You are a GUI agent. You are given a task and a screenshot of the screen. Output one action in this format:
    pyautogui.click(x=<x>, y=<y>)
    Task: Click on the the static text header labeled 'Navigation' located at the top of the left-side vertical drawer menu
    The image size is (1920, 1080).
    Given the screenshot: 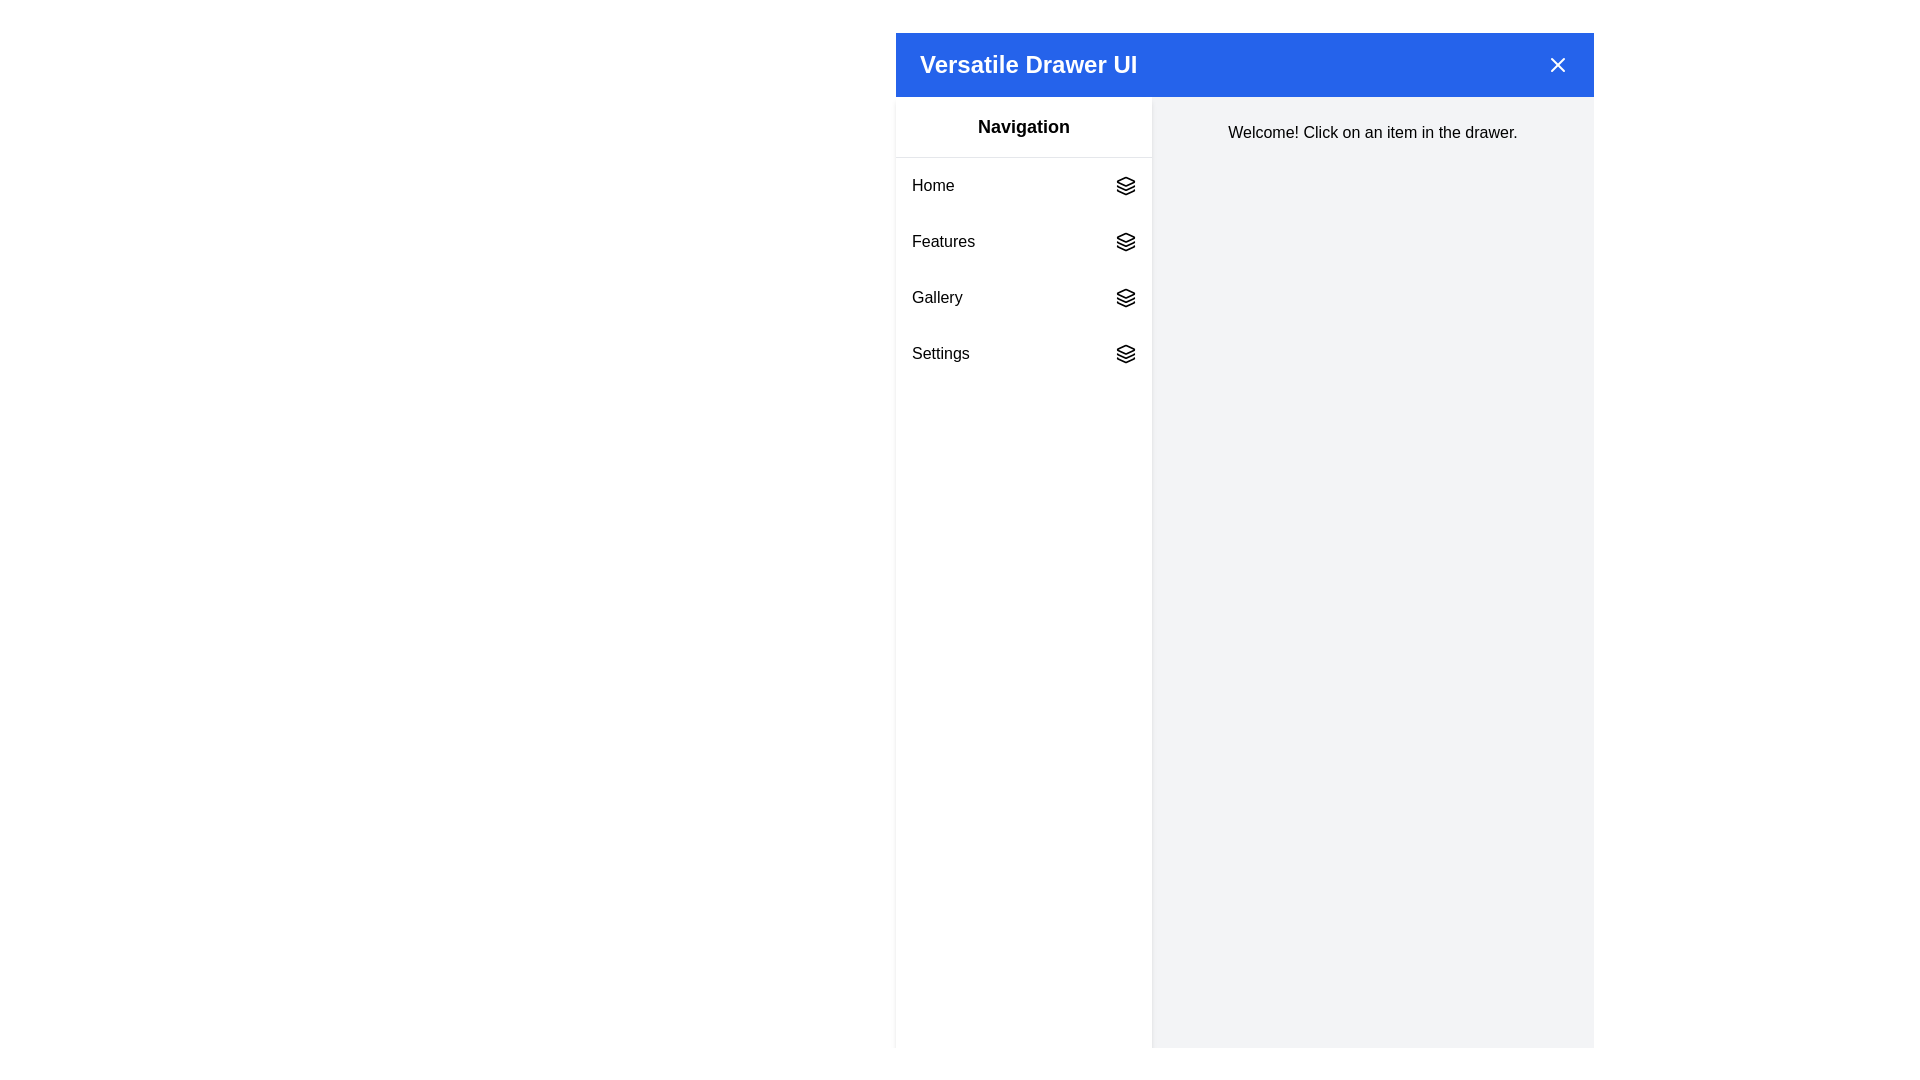 What is the action you would take?
    pyautogui.click(x=1023, y=127)
    